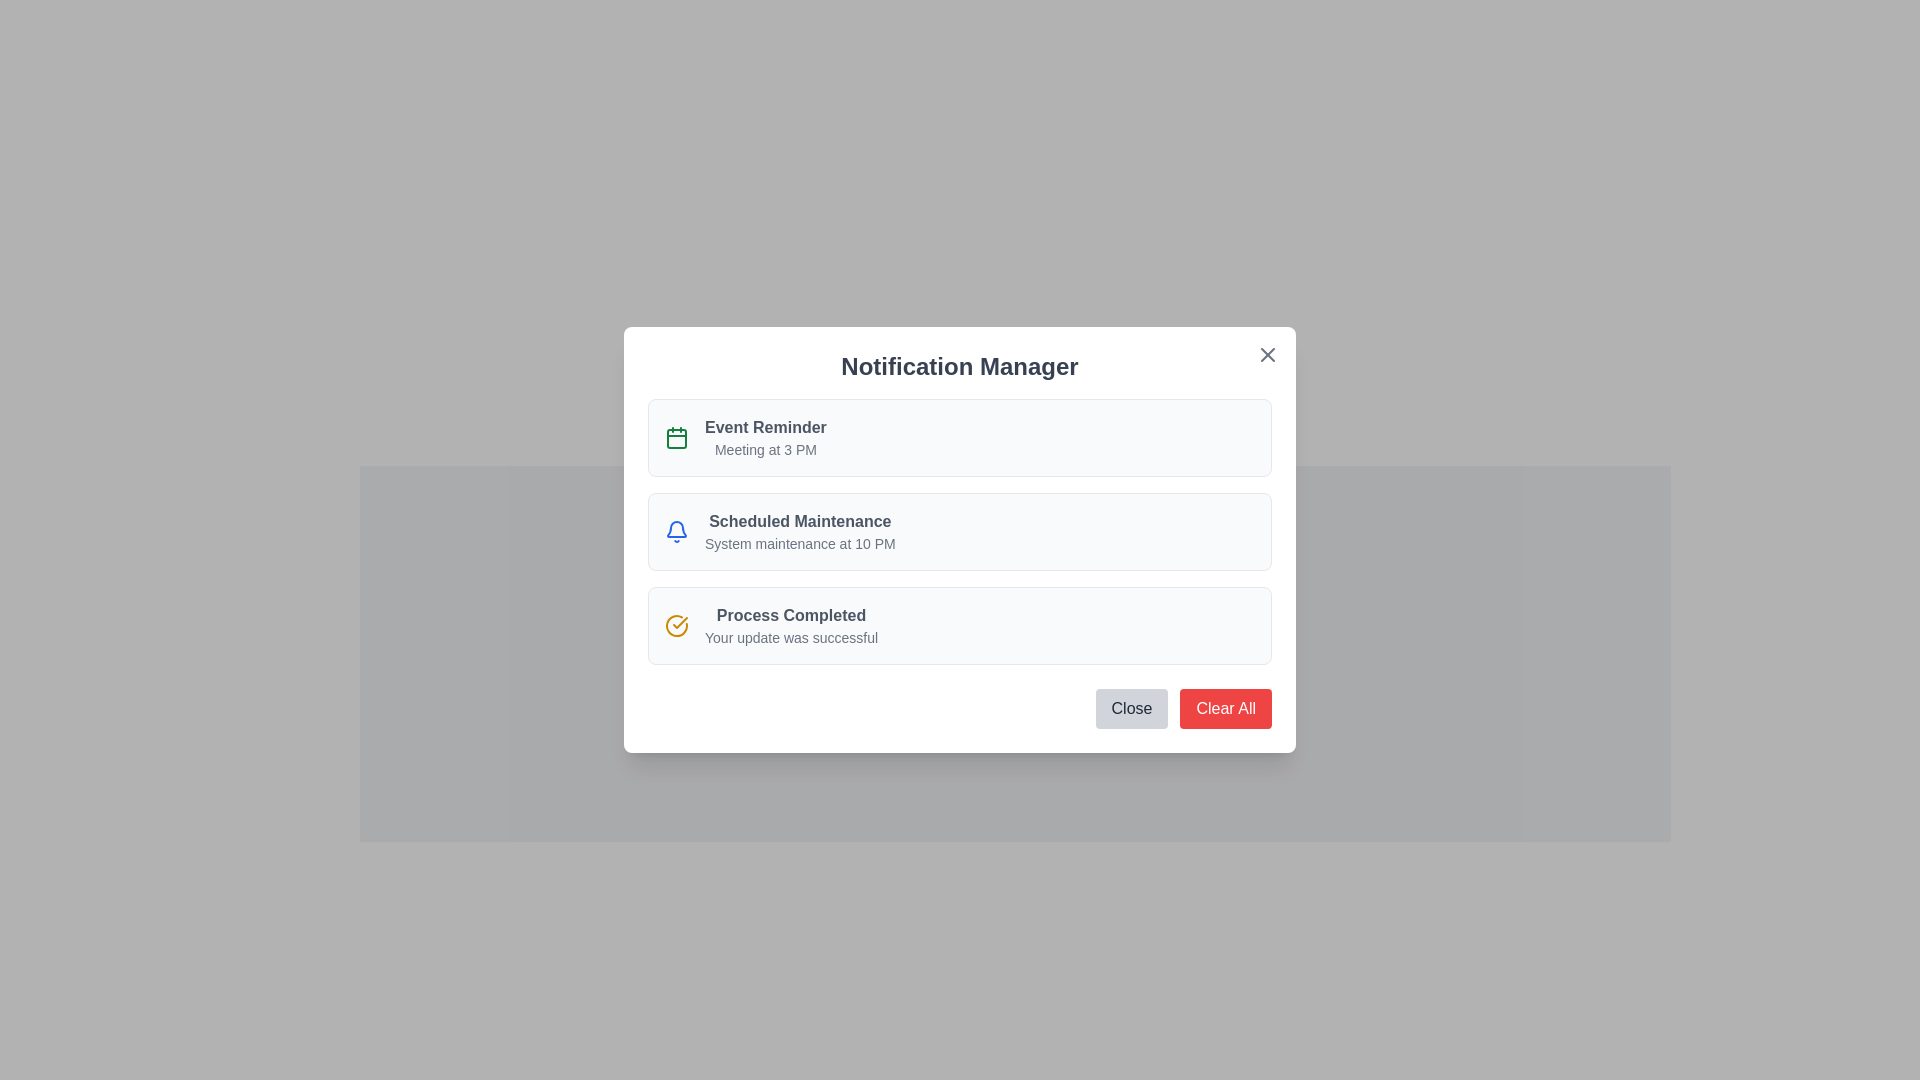 Image resolution: width=1920 pixels, height=1080 pixels. Describe the element at coordinates (676, 437) in the screenshot. I see `the calendar reminder icon located at the top-left corner of the 'Event Reminder' notification card, above the title and description text` at that location.